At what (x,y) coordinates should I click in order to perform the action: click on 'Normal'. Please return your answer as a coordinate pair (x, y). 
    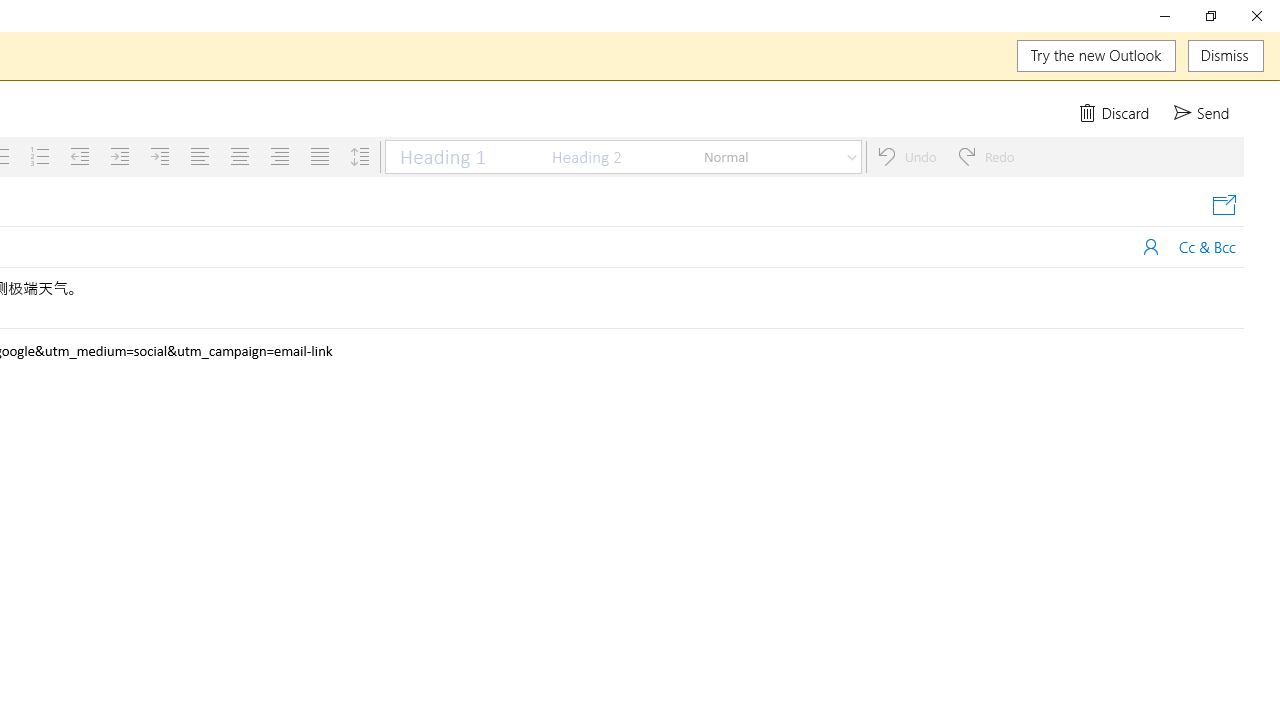
    Looking at the image, I should click on (765, 155).